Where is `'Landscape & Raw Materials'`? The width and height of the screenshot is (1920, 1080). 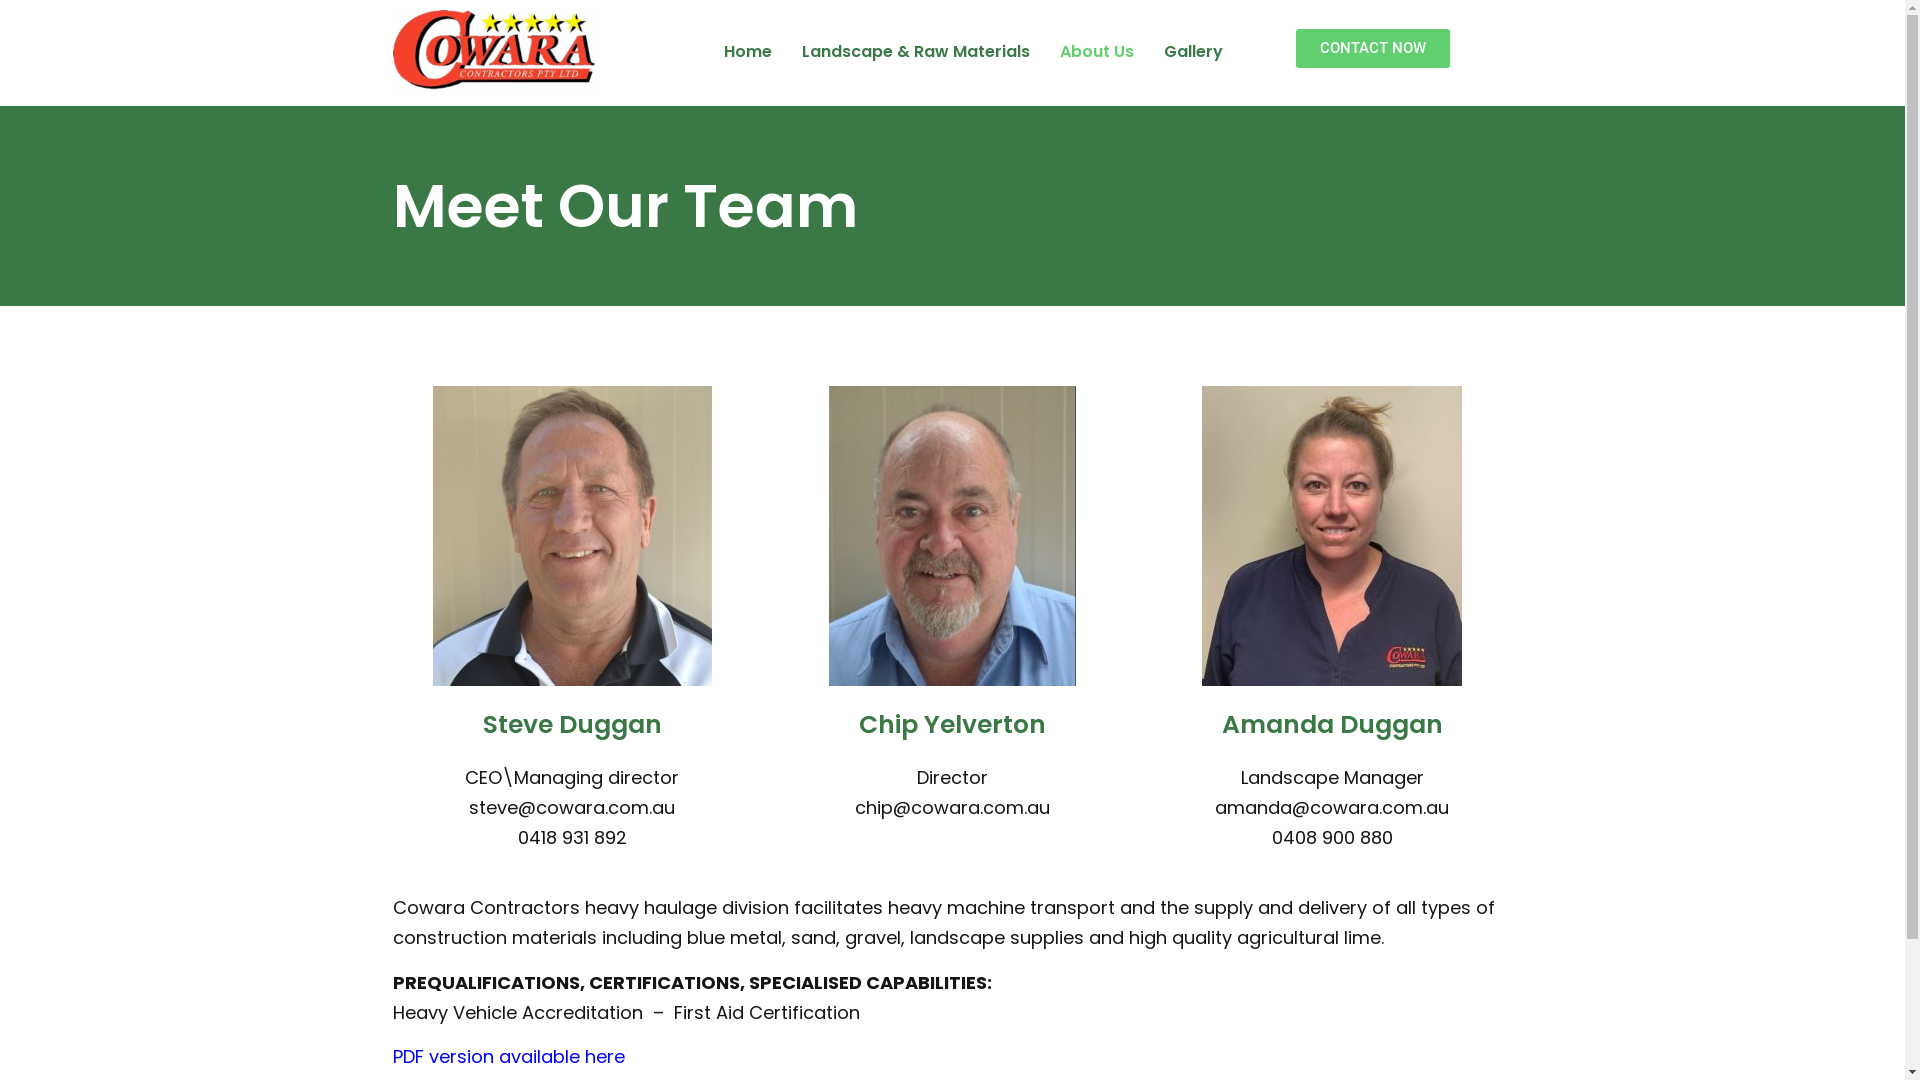 'Landscape & Raw Materials' is located at coordinates (915, 50).